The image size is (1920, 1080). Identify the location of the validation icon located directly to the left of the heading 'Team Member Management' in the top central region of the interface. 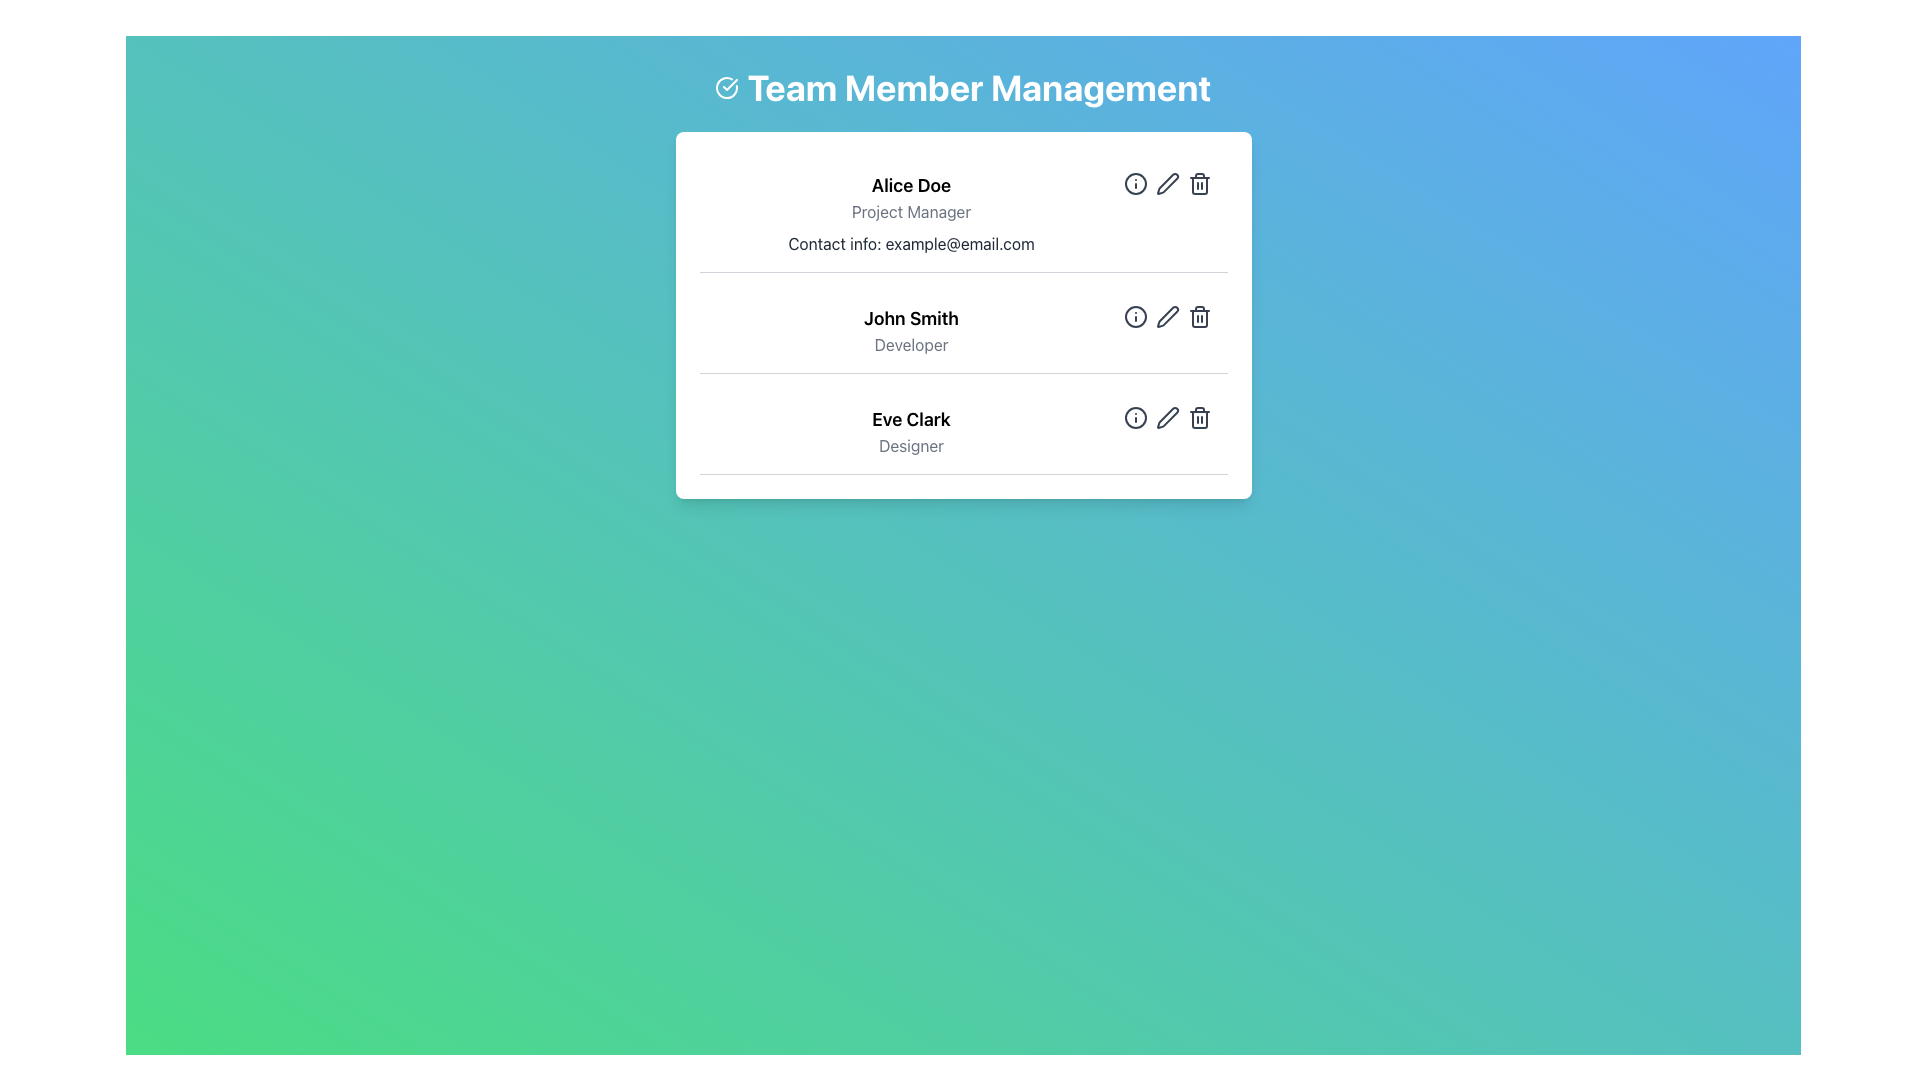
(726, 87).